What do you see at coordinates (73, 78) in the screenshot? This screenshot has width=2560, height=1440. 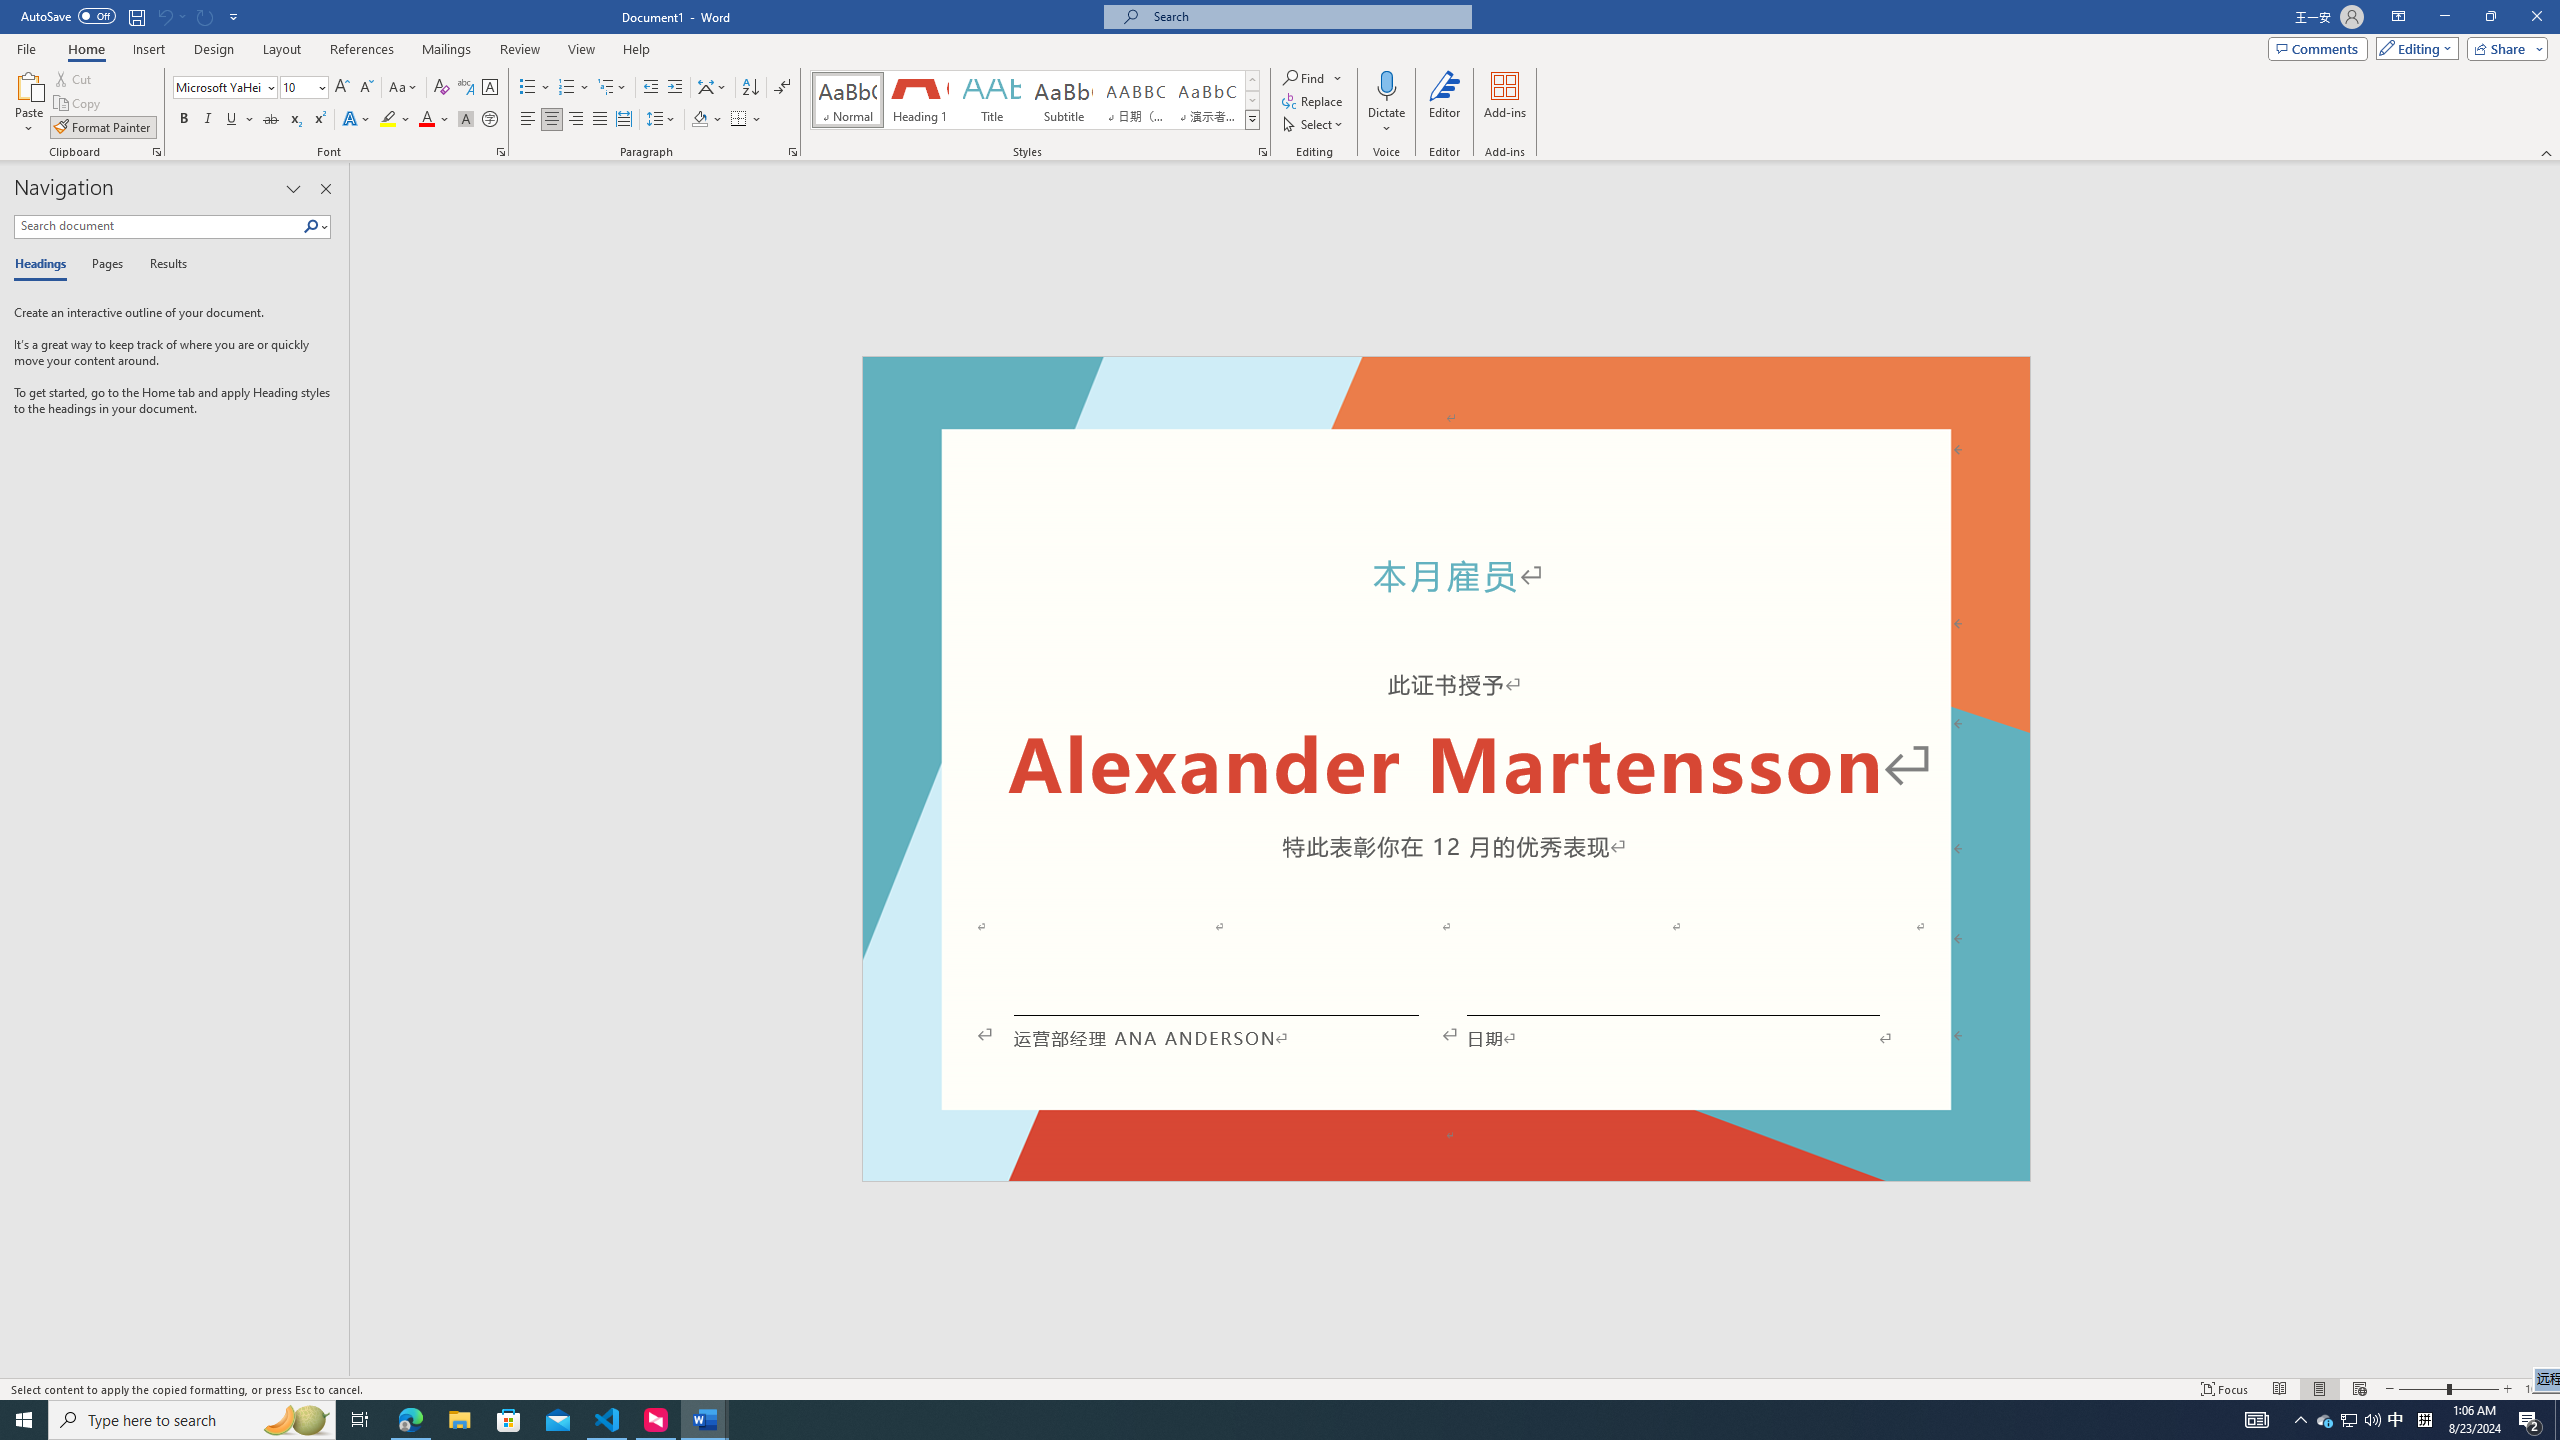 I see `'Cut'` at bounding box center [73, 78].